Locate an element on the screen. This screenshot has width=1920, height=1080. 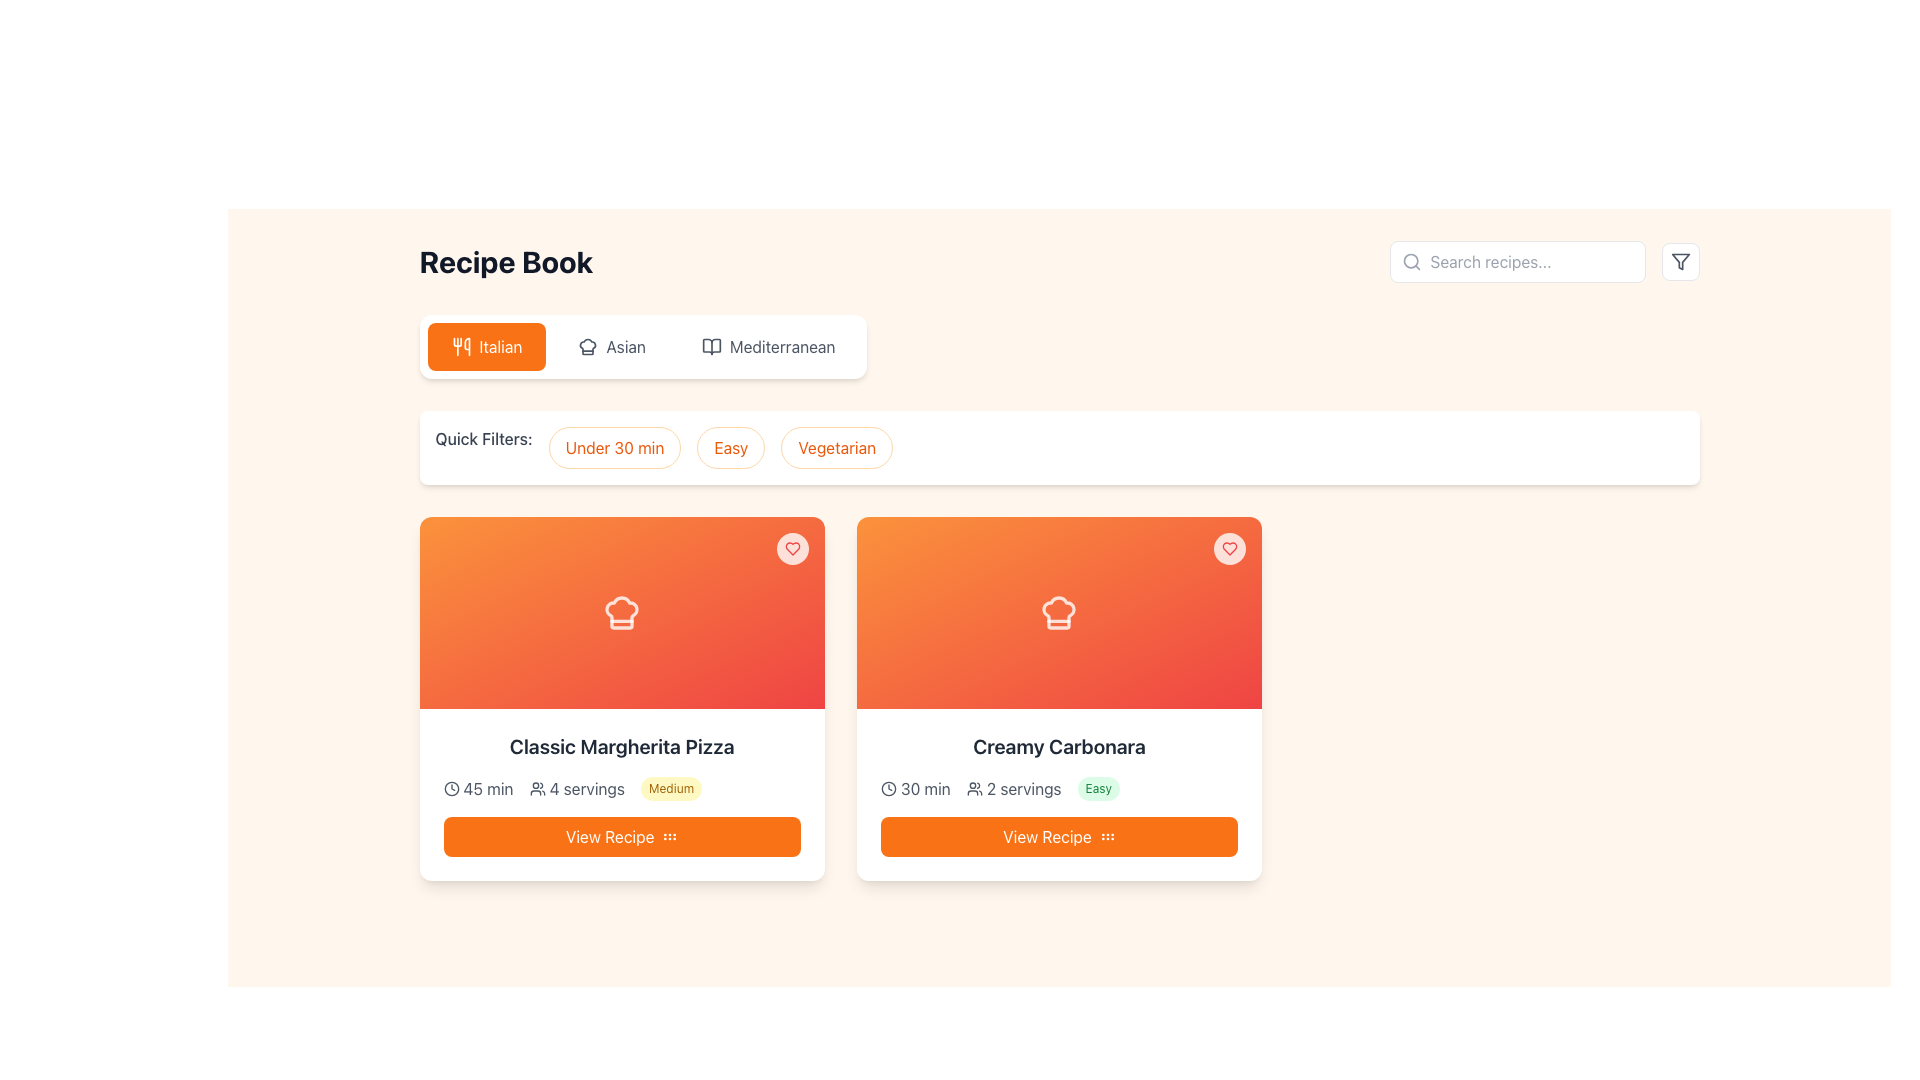
the decorative vector graphic representing cuisine and cooking themes, which is centrally located within the chef's hat icon on the leftmost card of the Recipe Book section is located at coordinates (587, 346).